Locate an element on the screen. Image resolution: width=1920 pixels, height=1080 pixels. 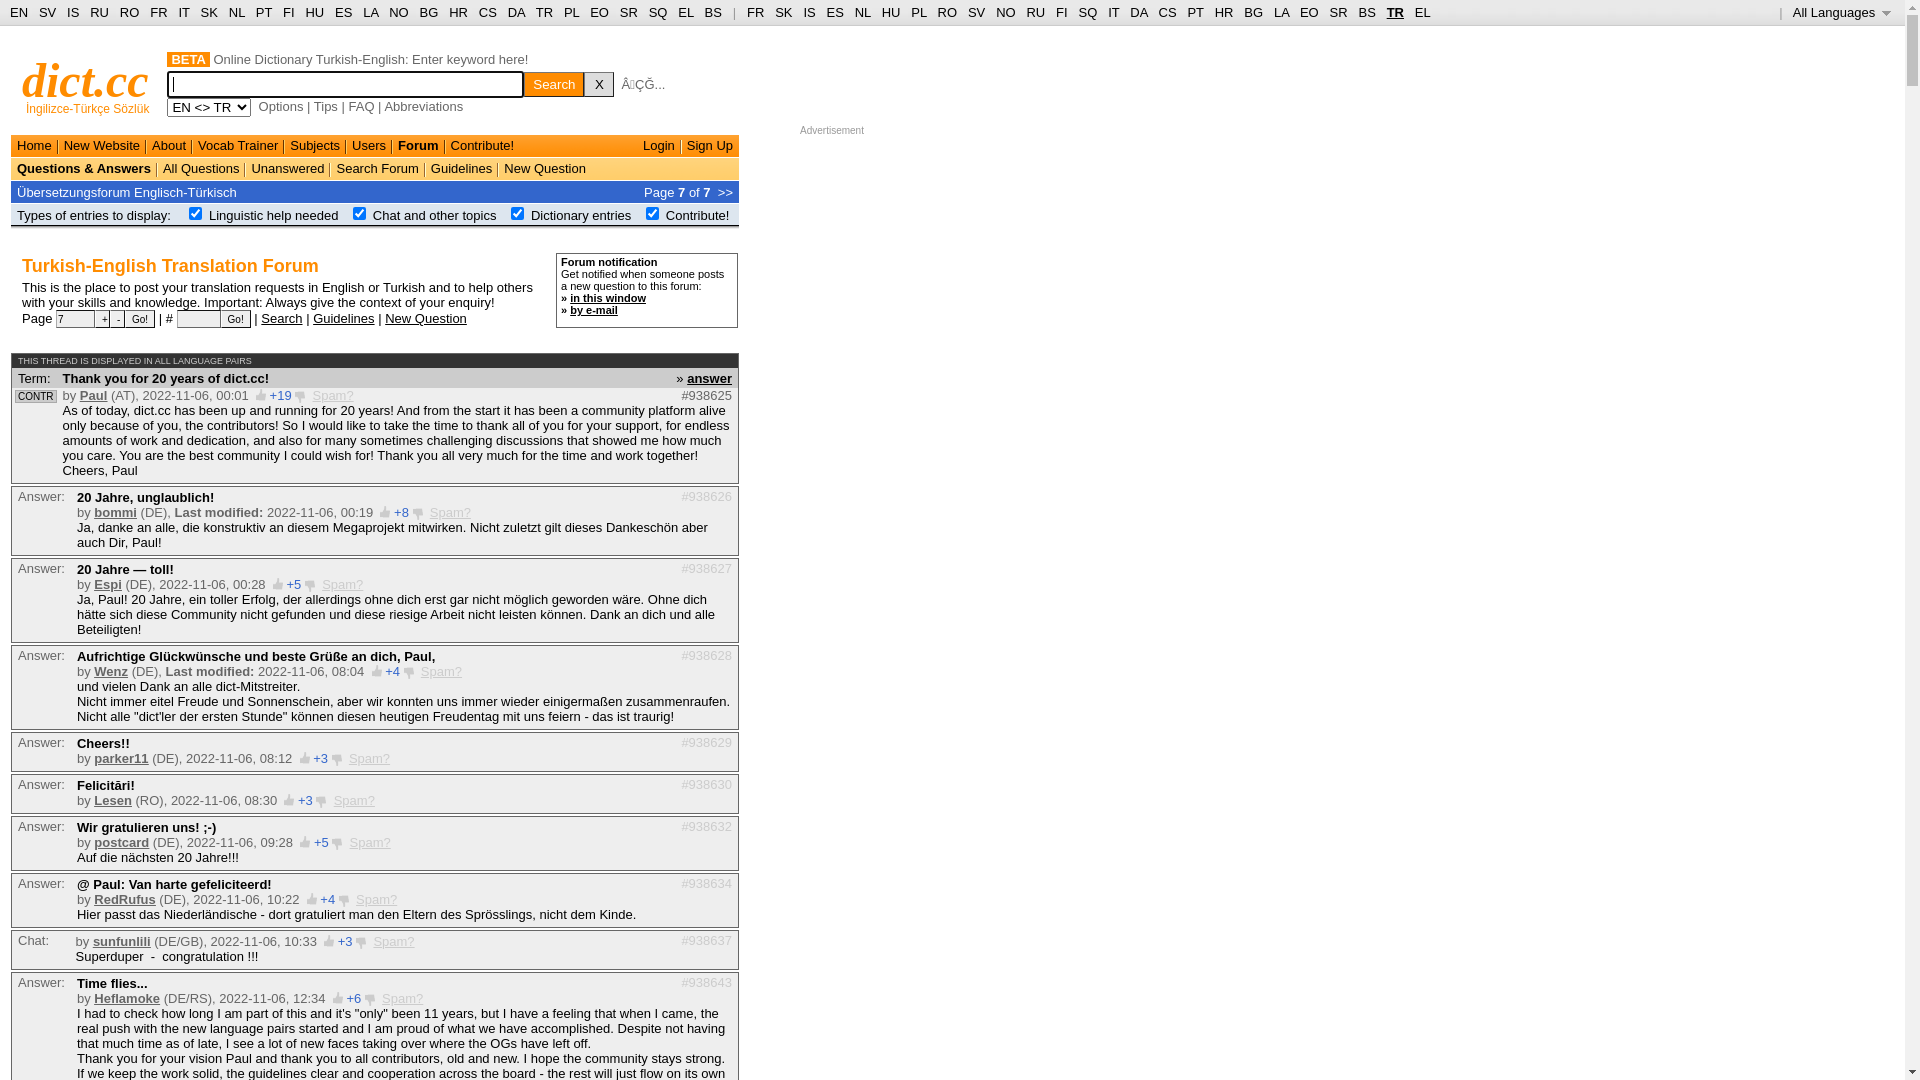
'Espi' is located at coordinates (106, 584).